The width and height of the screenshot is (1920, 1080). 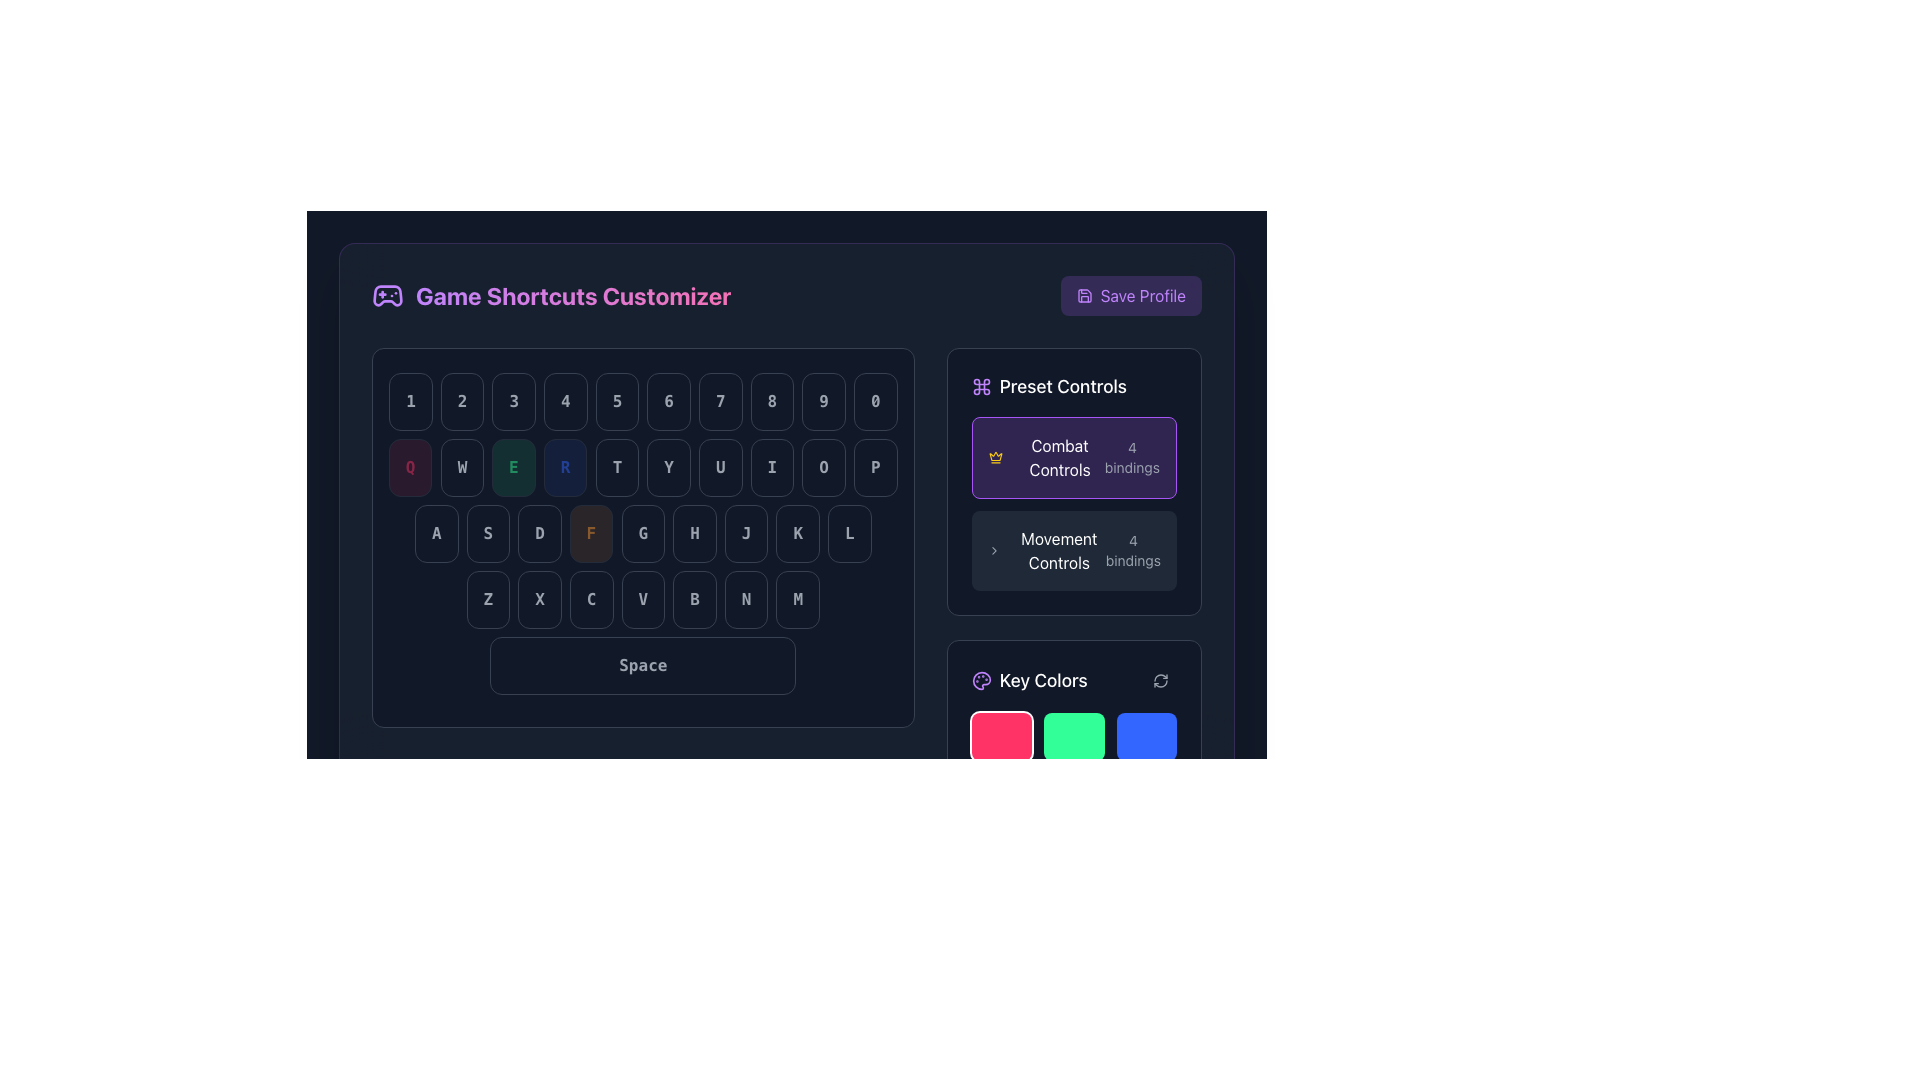 What do you see at coordinates (616, 467) in the screenshot?
I see `the rectangular button with rounded corners labeled 'T', located in the middle row of a virtual keyboard layout, positioned between the 'RReload' and 'Y' buttons` at bounding box center [616, 467].